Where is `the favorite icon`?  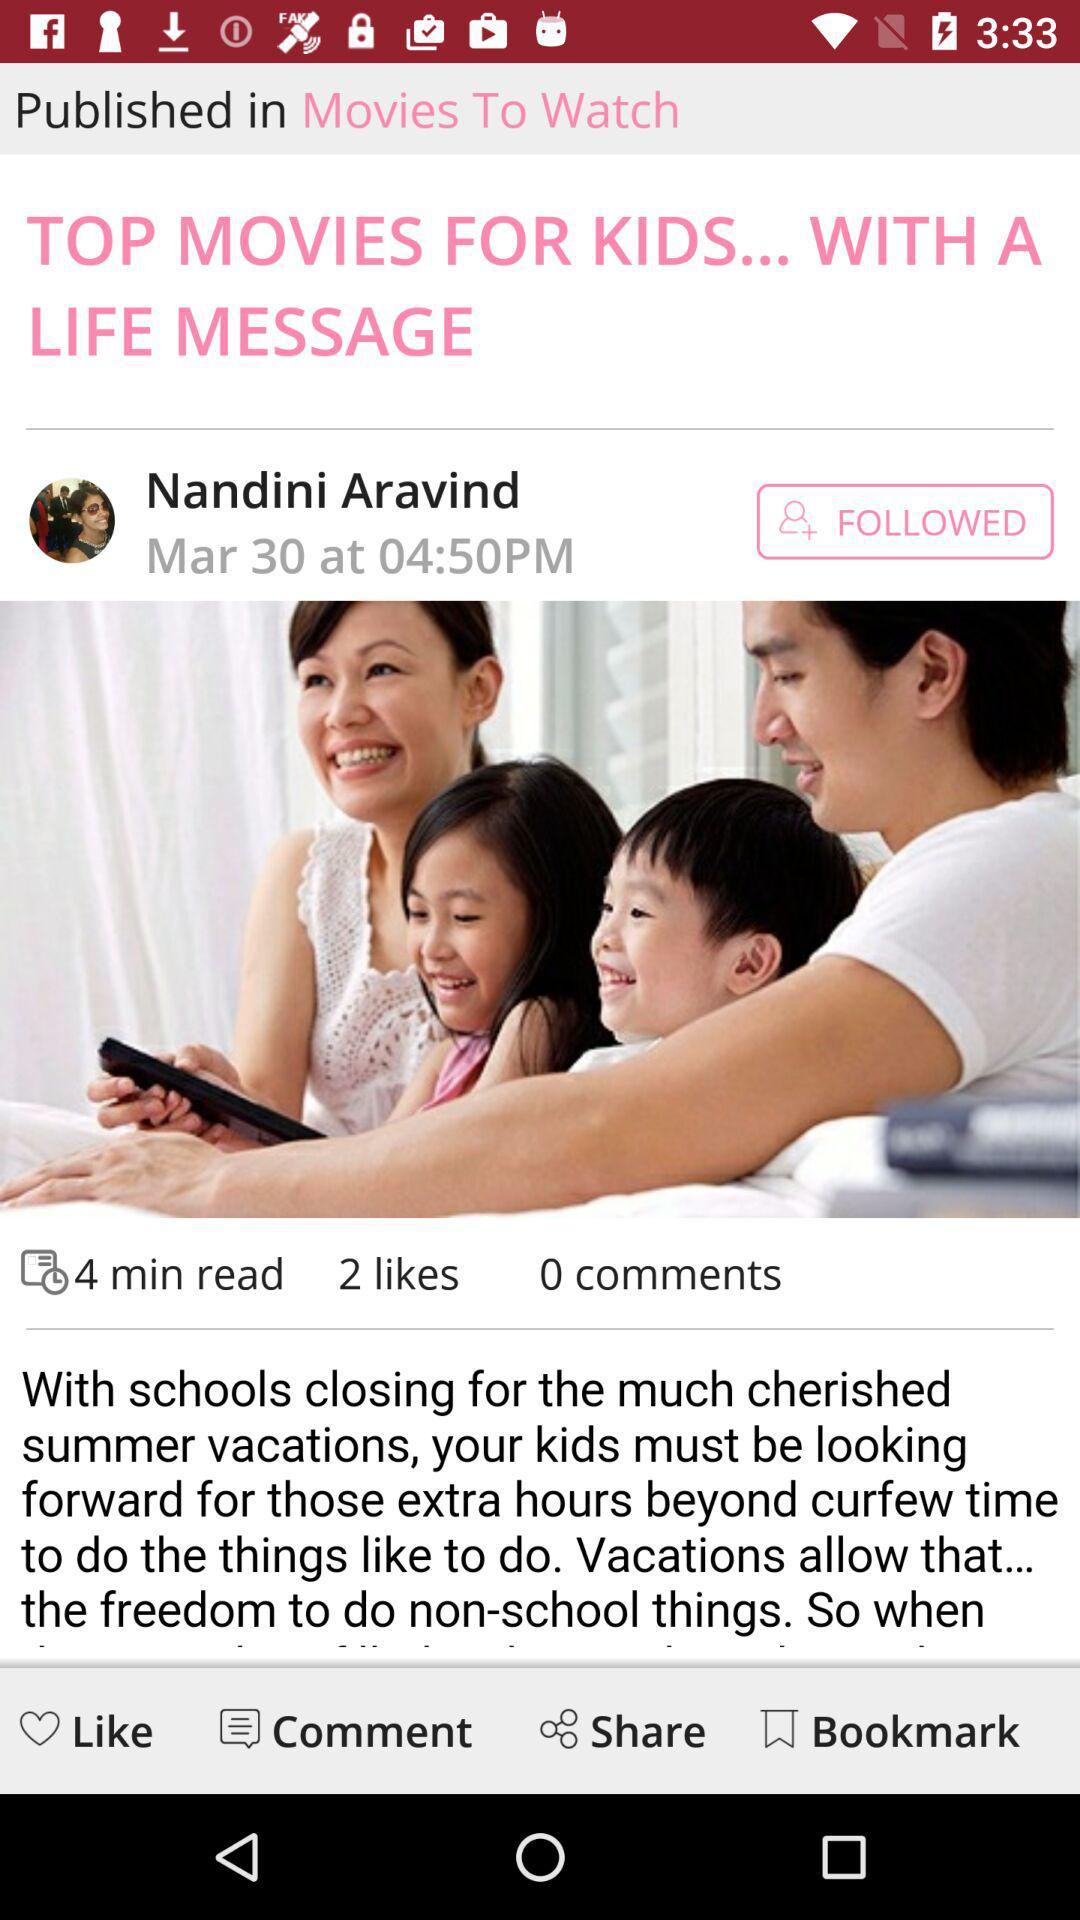 the favorite icon is located at coordinates (39, 1727).